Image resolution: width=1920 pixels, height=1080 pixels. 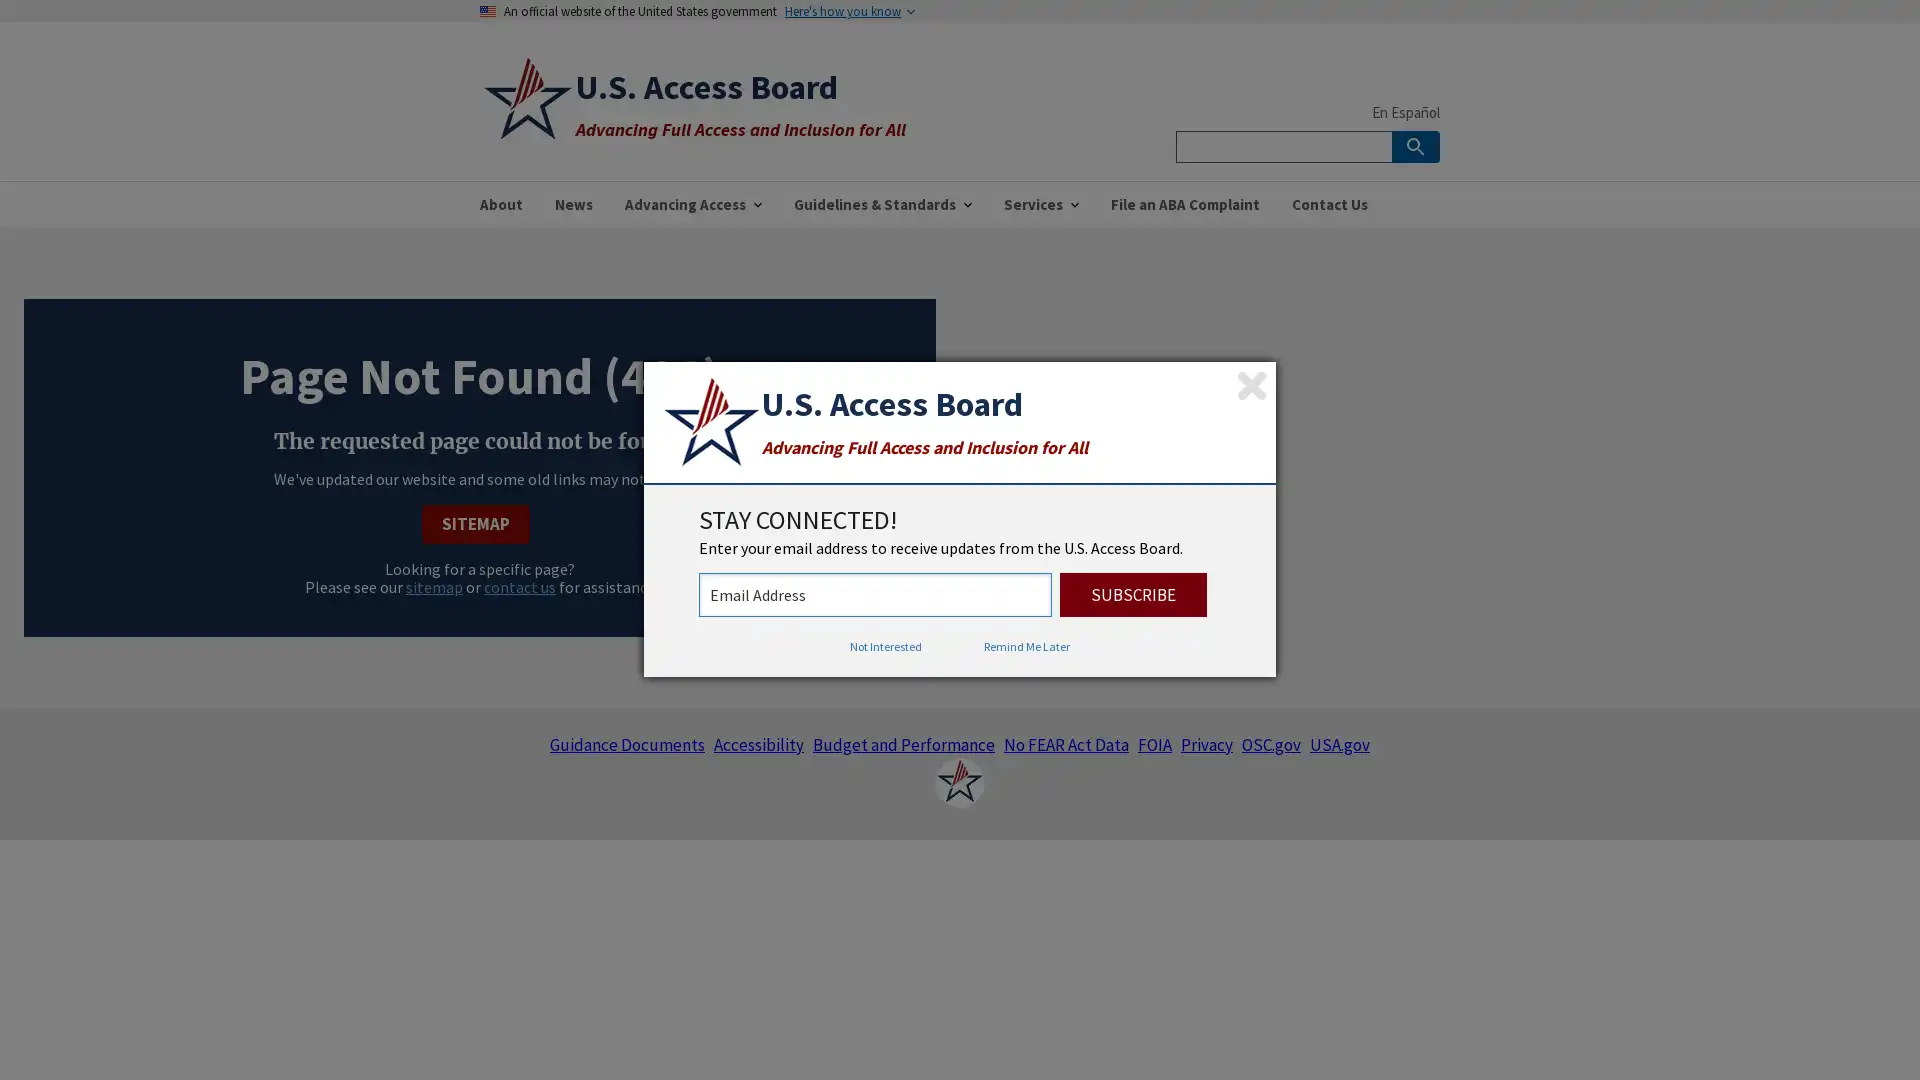 What do you see at coordinates (843, 11) in the screenshot?
I see `Here's how you know` at bounding box center [843, 11].